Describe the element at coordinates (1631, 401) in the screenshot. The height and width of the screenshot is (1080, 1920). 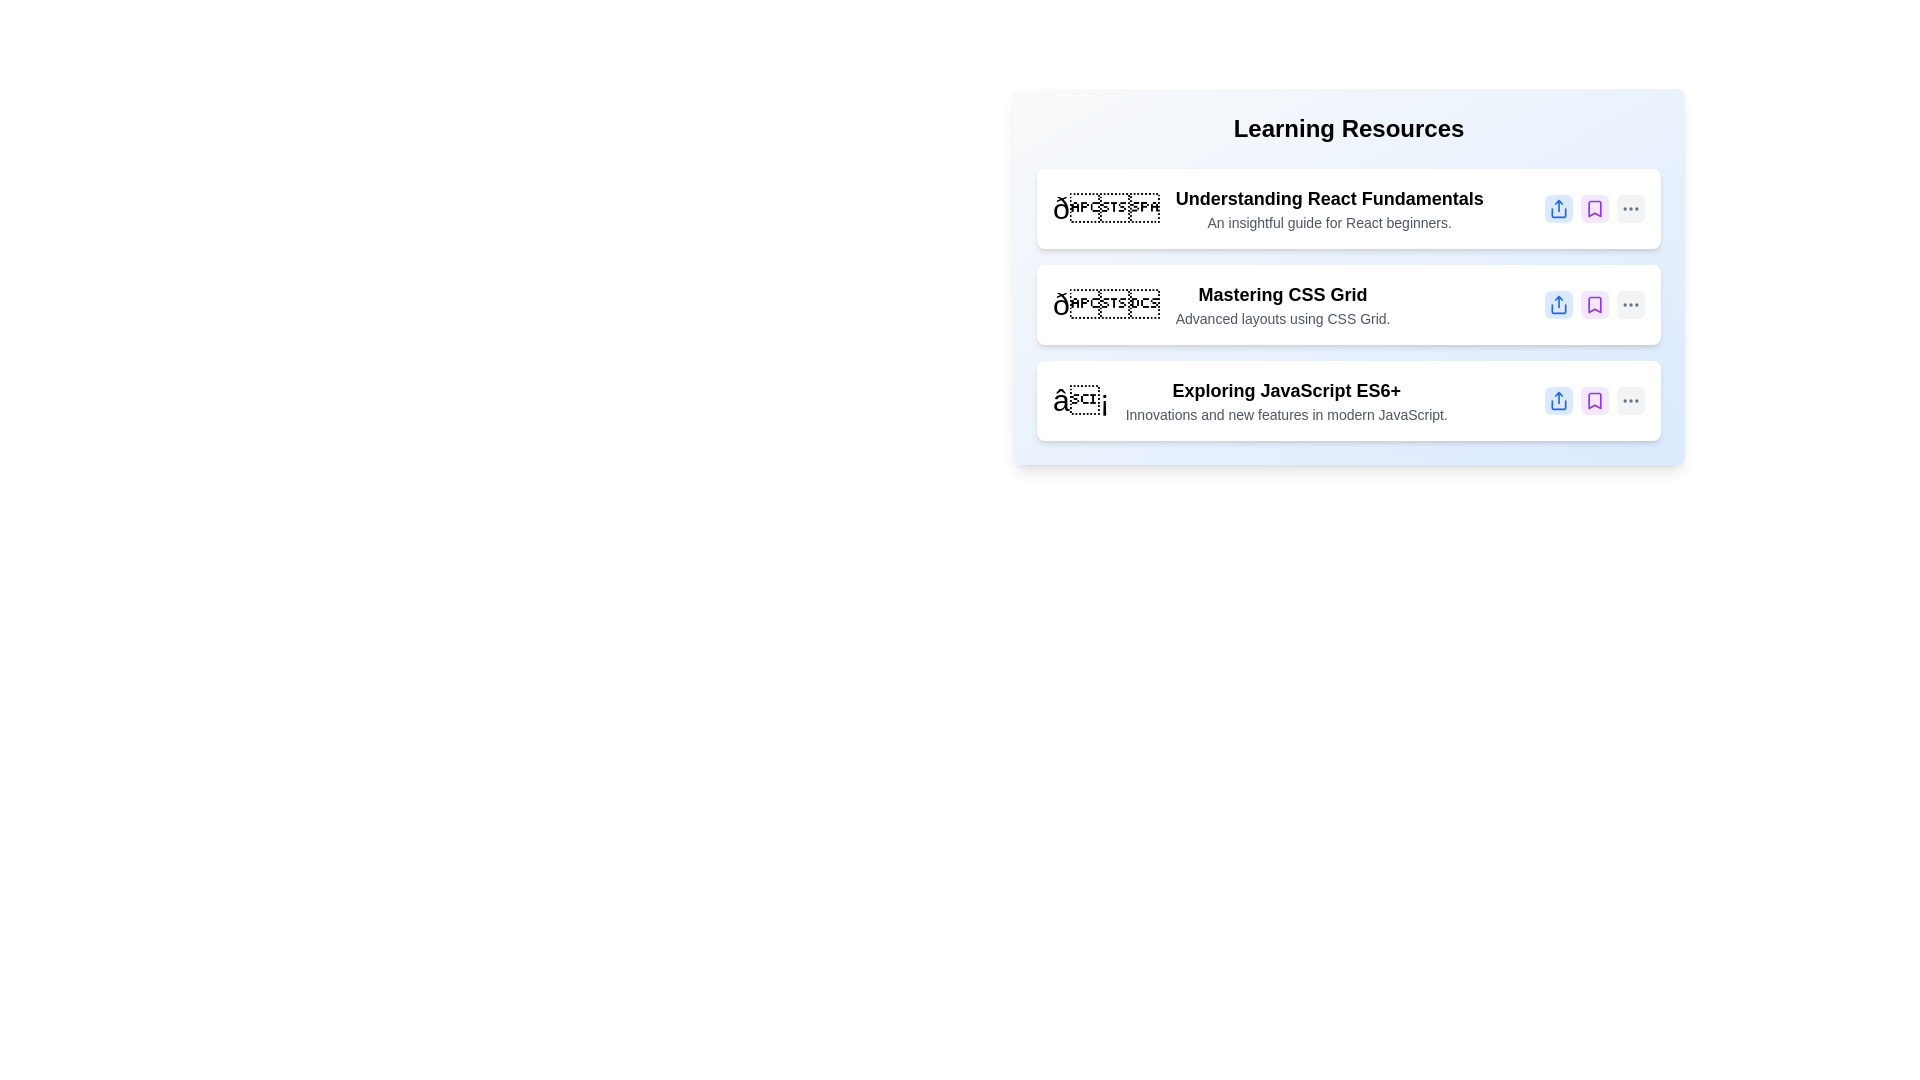
I see `'More Options' button for the item with title 'Exploring JavaScript ES6+'` at that location.